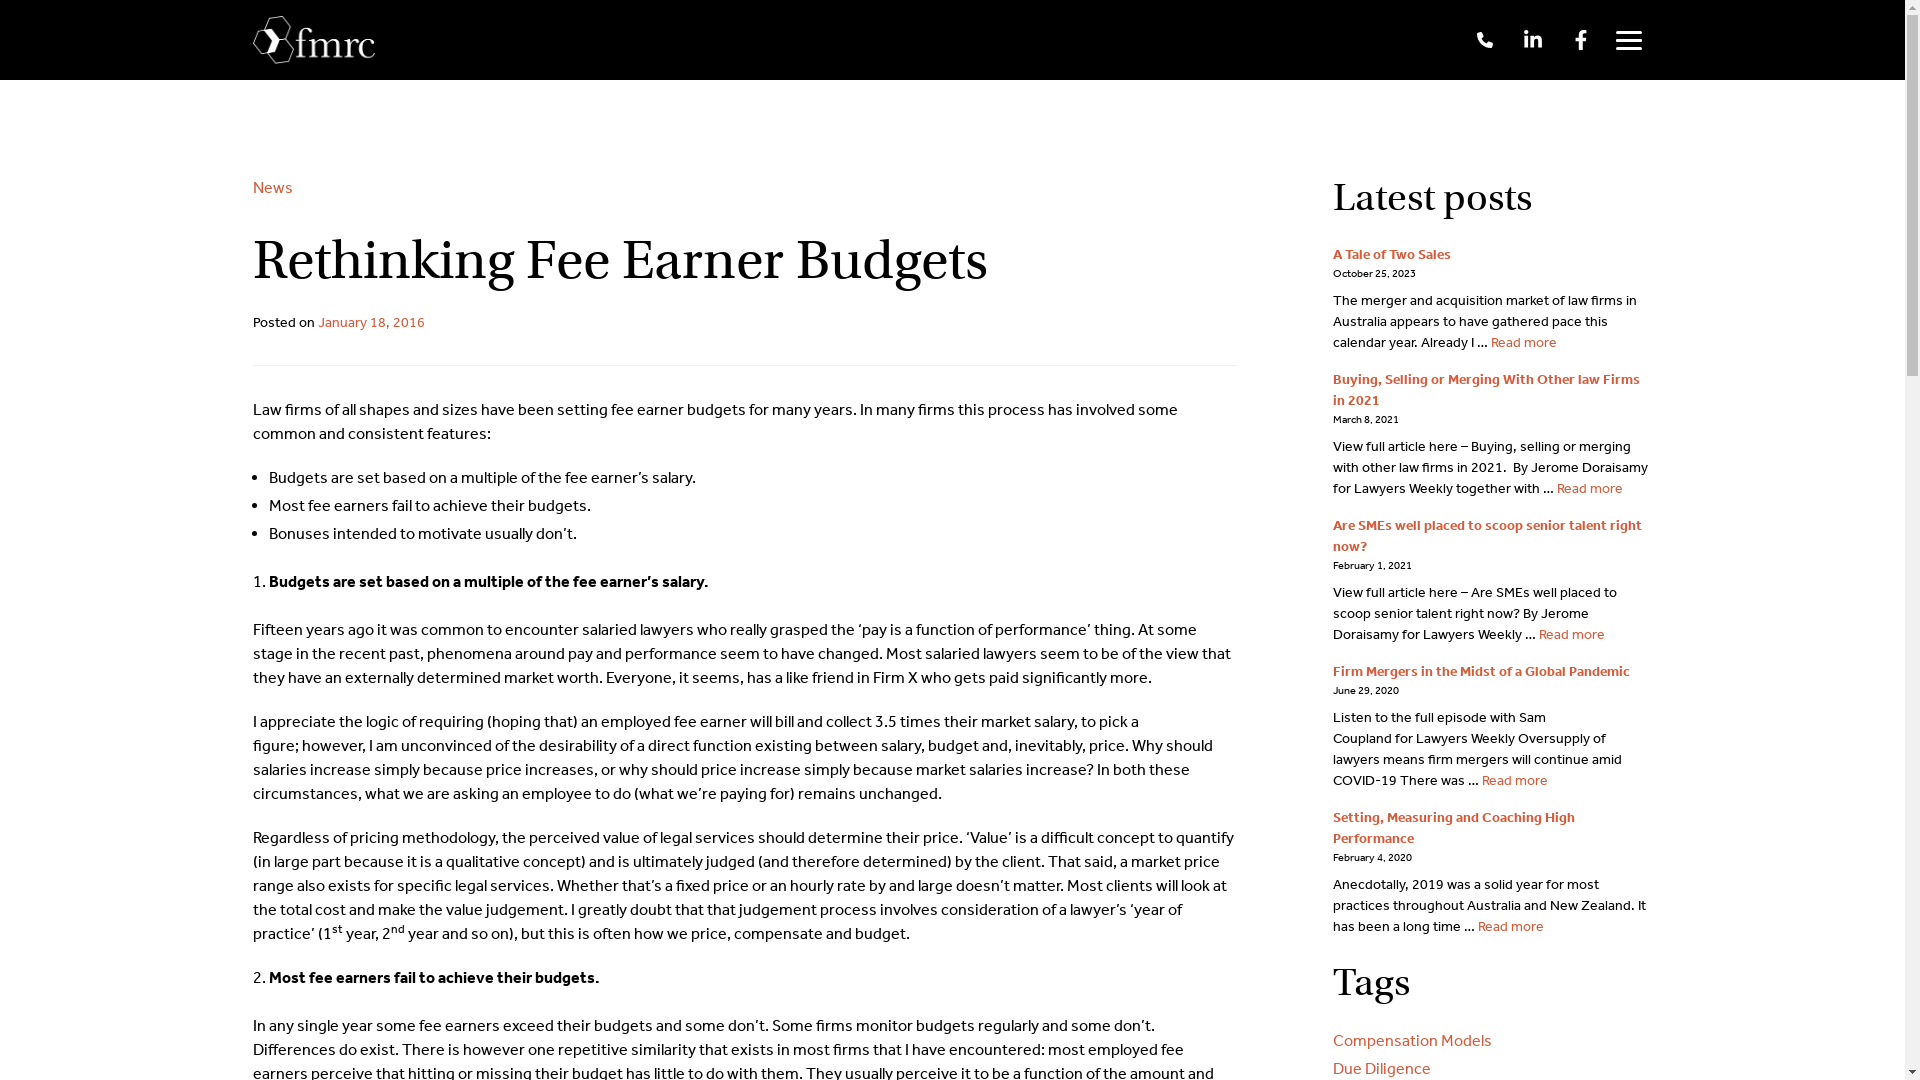 The image size is (1920, 1080). Describe the element at coordinates (1485, 389) in the screenshot. I see `'Buying, Selling or Merging With Other law Firms in 2021'` at that location.